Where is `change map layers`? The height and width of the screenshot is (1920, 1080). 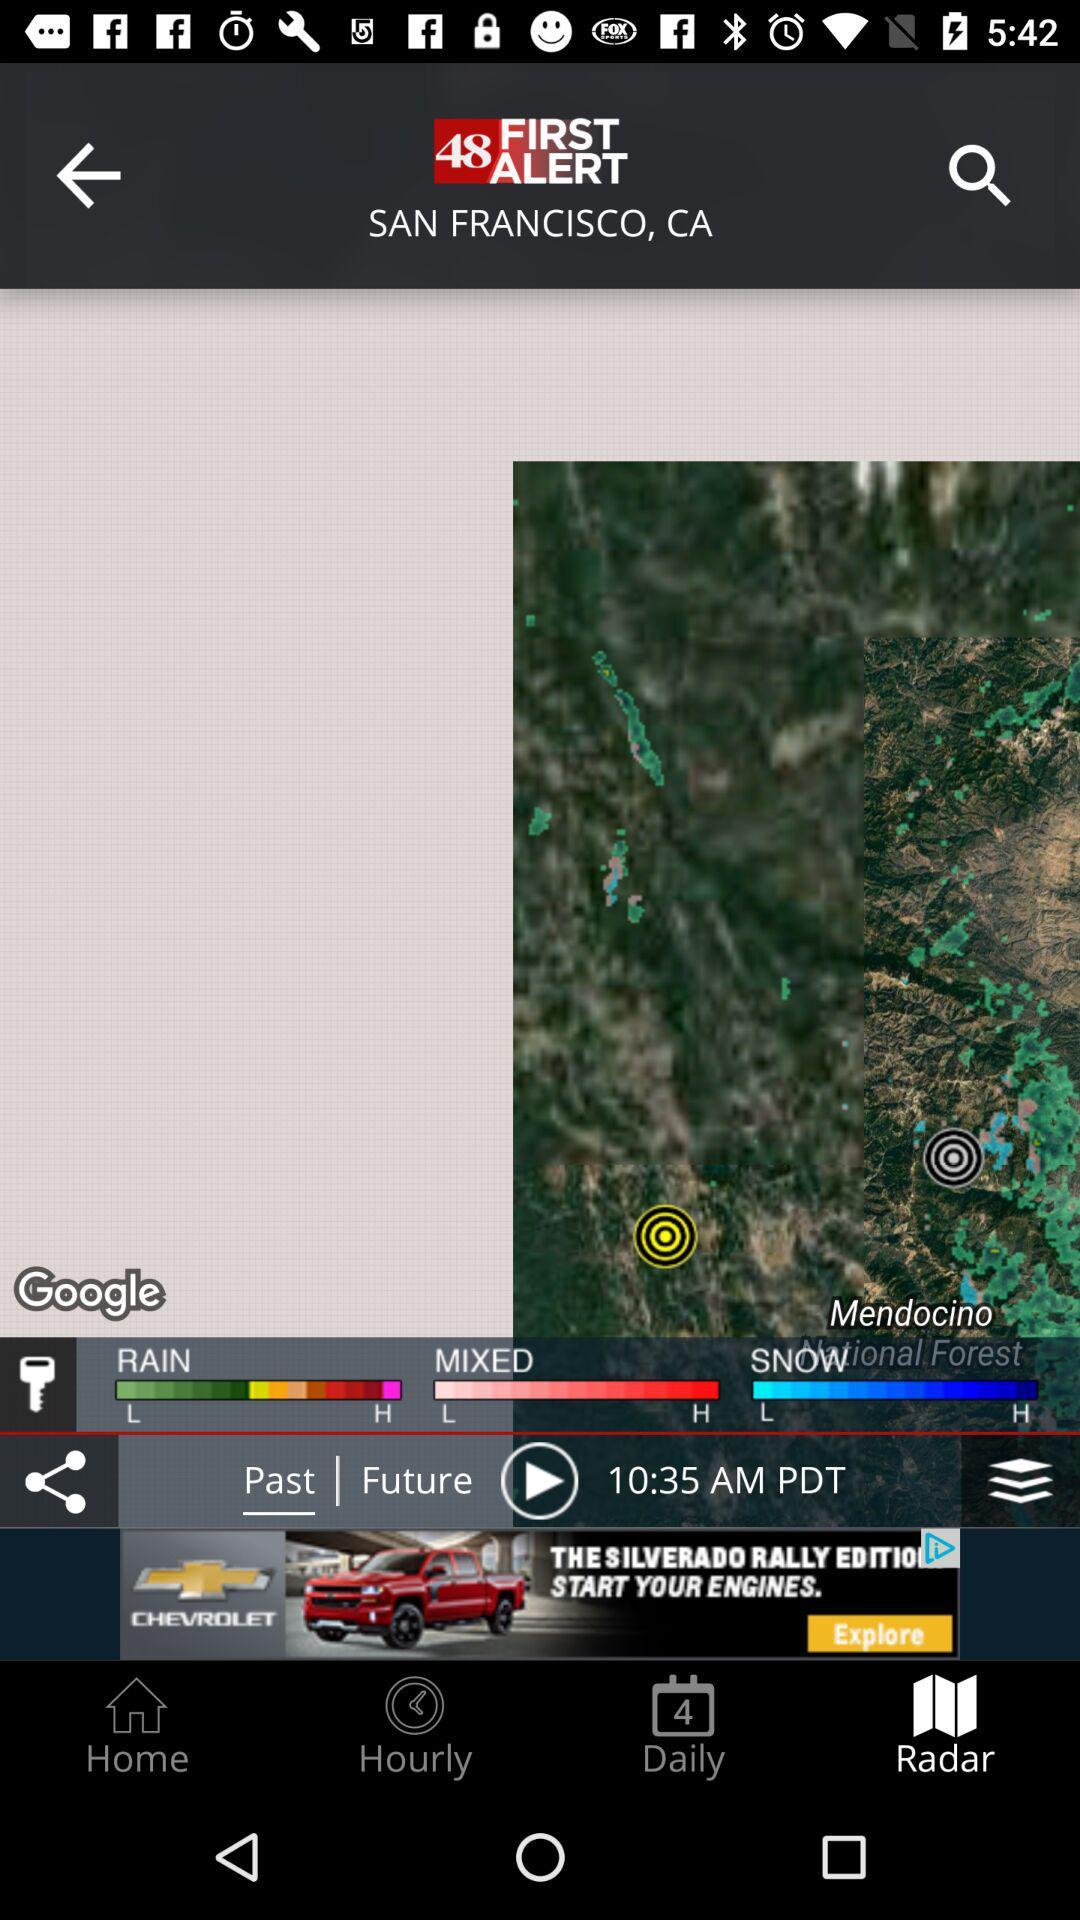 change map layers is located at coordinates (1020, 1480).